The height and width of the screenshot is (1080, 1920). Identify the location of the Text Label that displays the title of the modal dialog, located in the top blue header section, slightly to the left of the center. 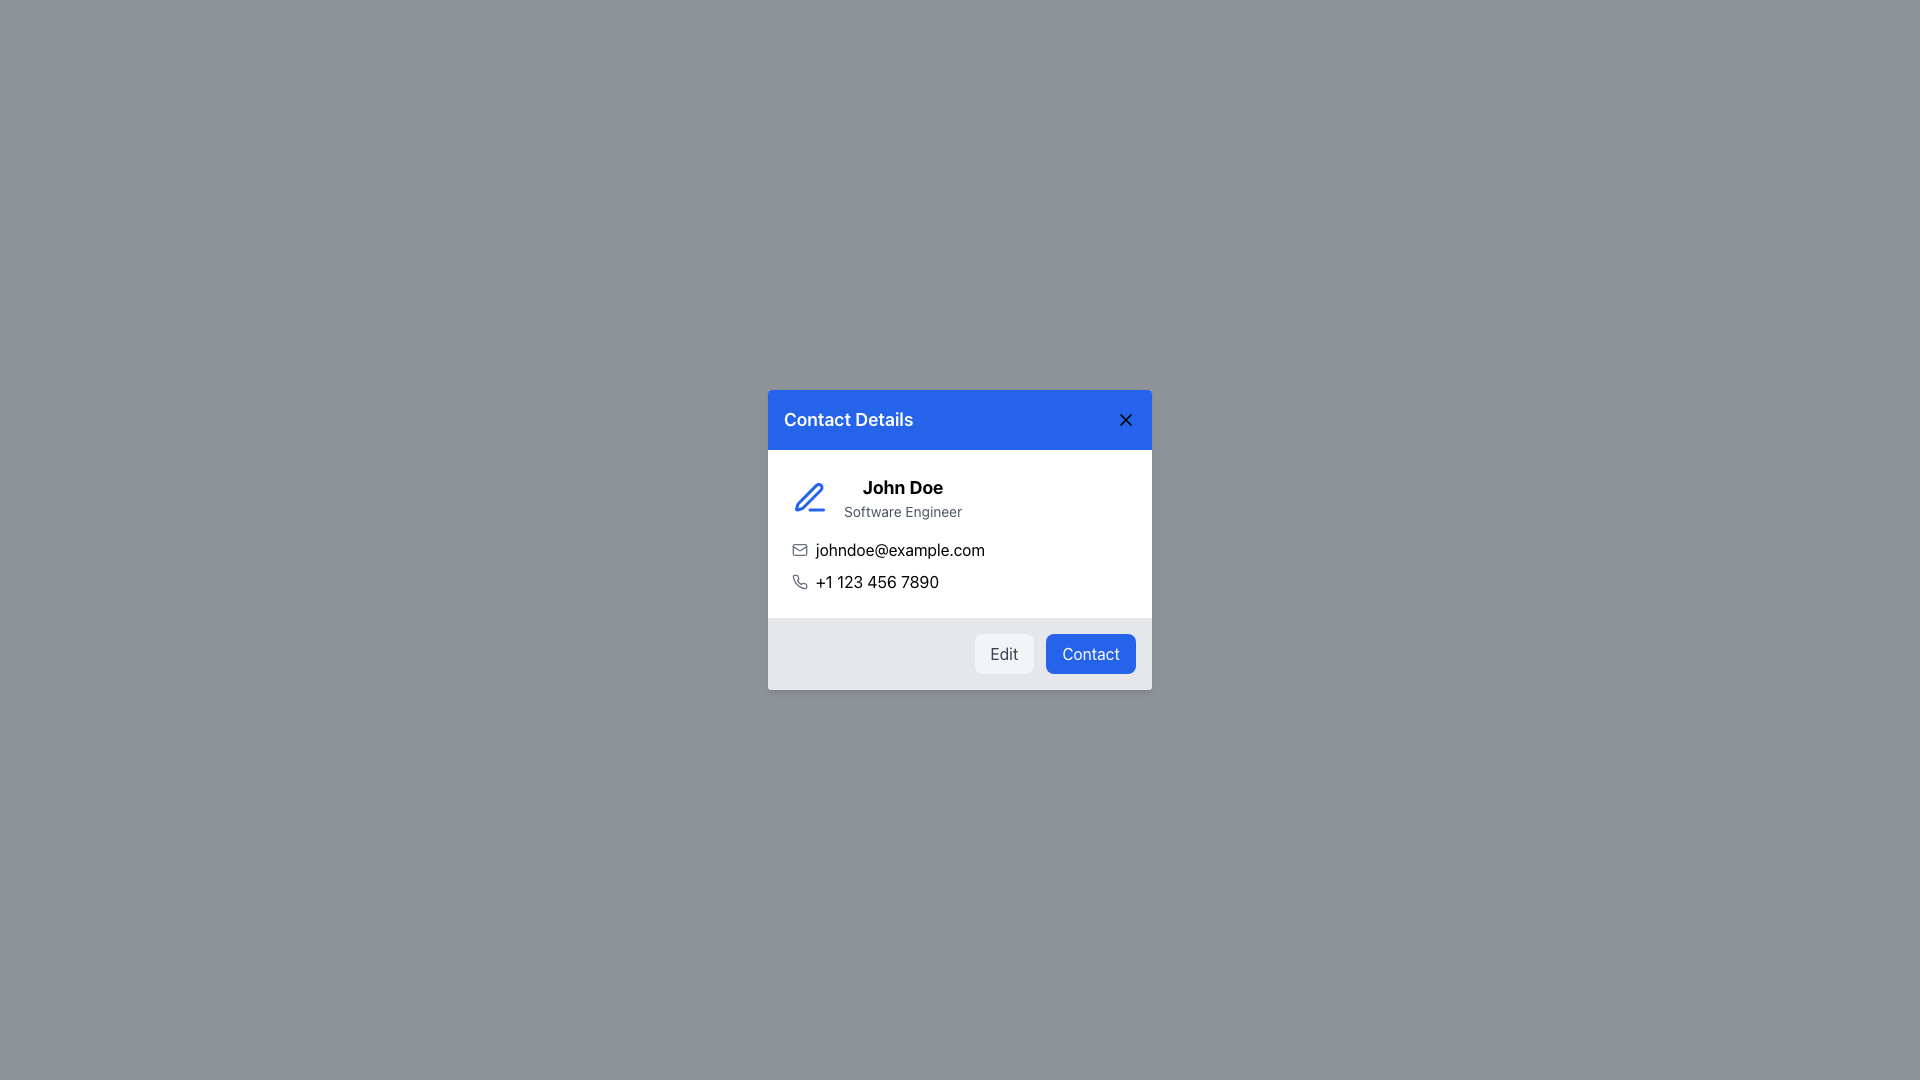
(848, 419).